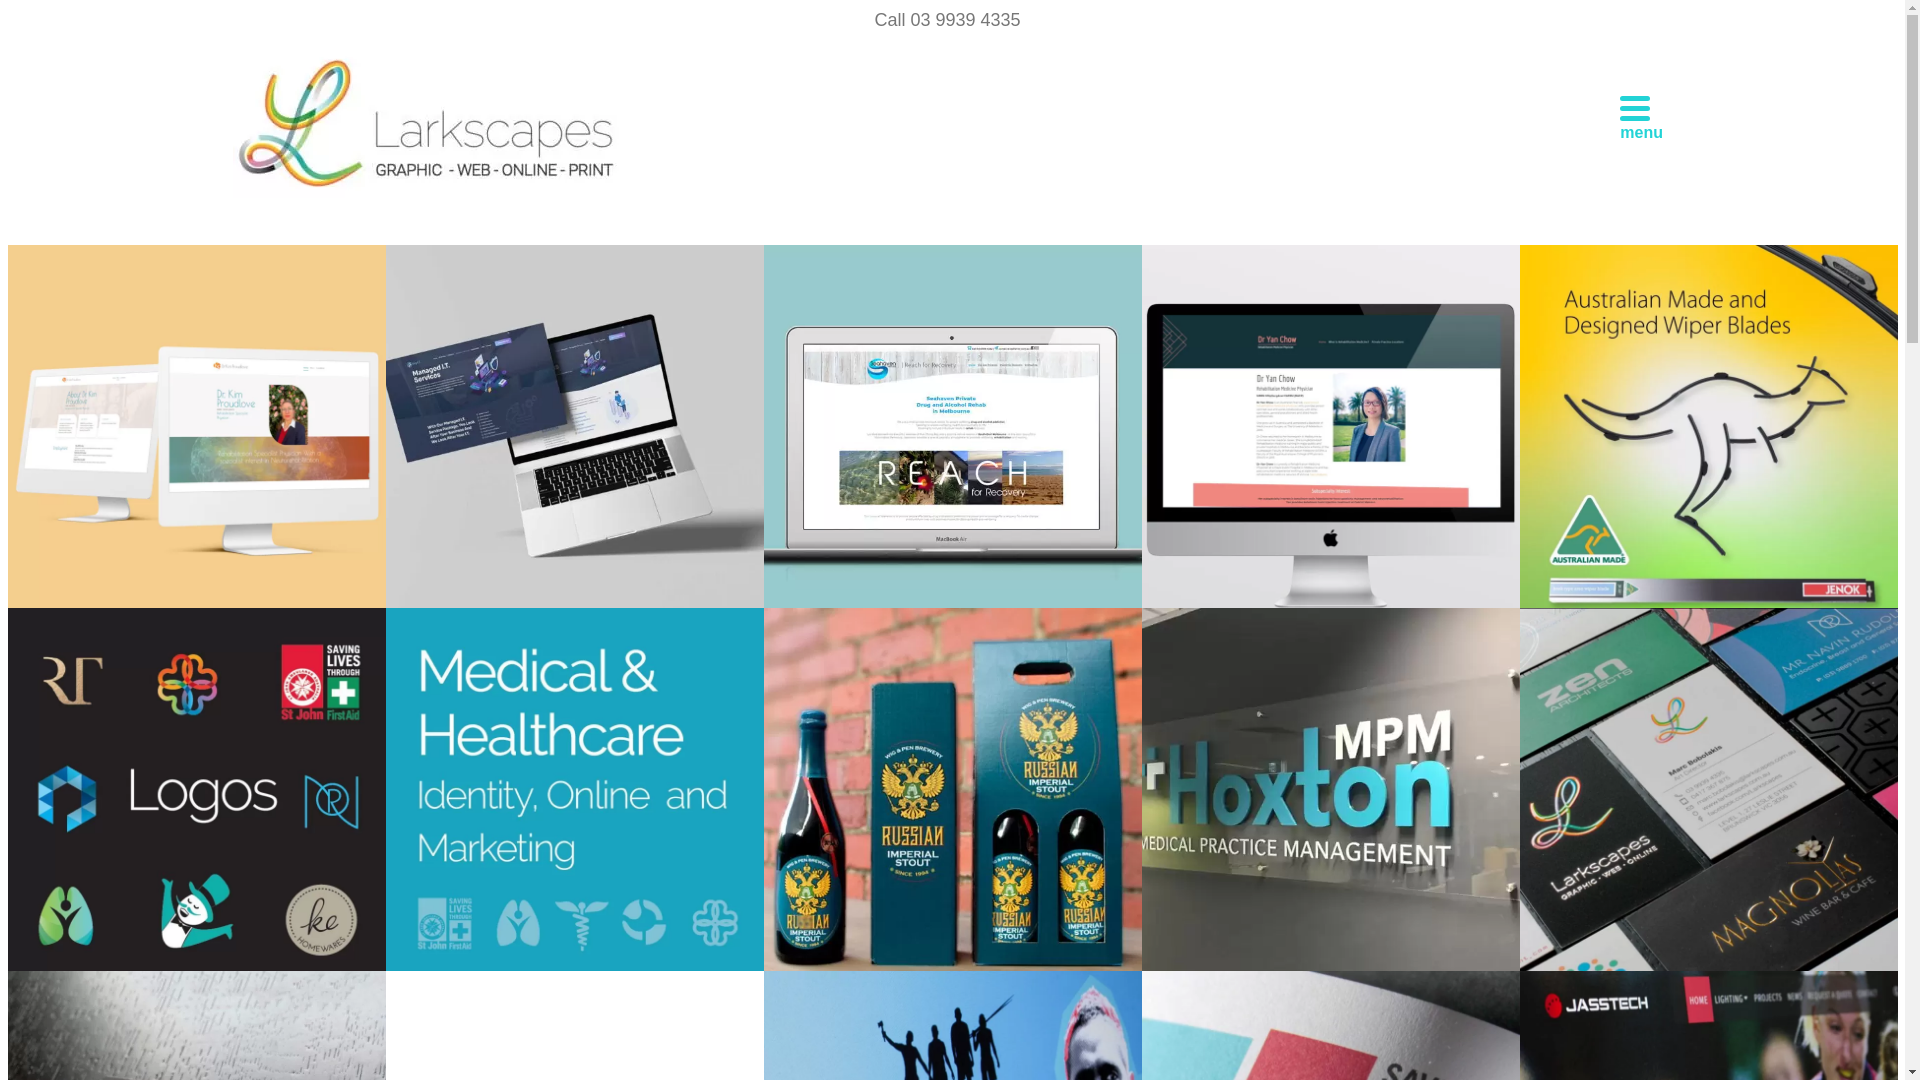 The height and width of the screenshot is (1080, 1920). Describe the element at coordinates (864, 19) in the screenshot. I see `'Call 03 9939 4335'` at that location.